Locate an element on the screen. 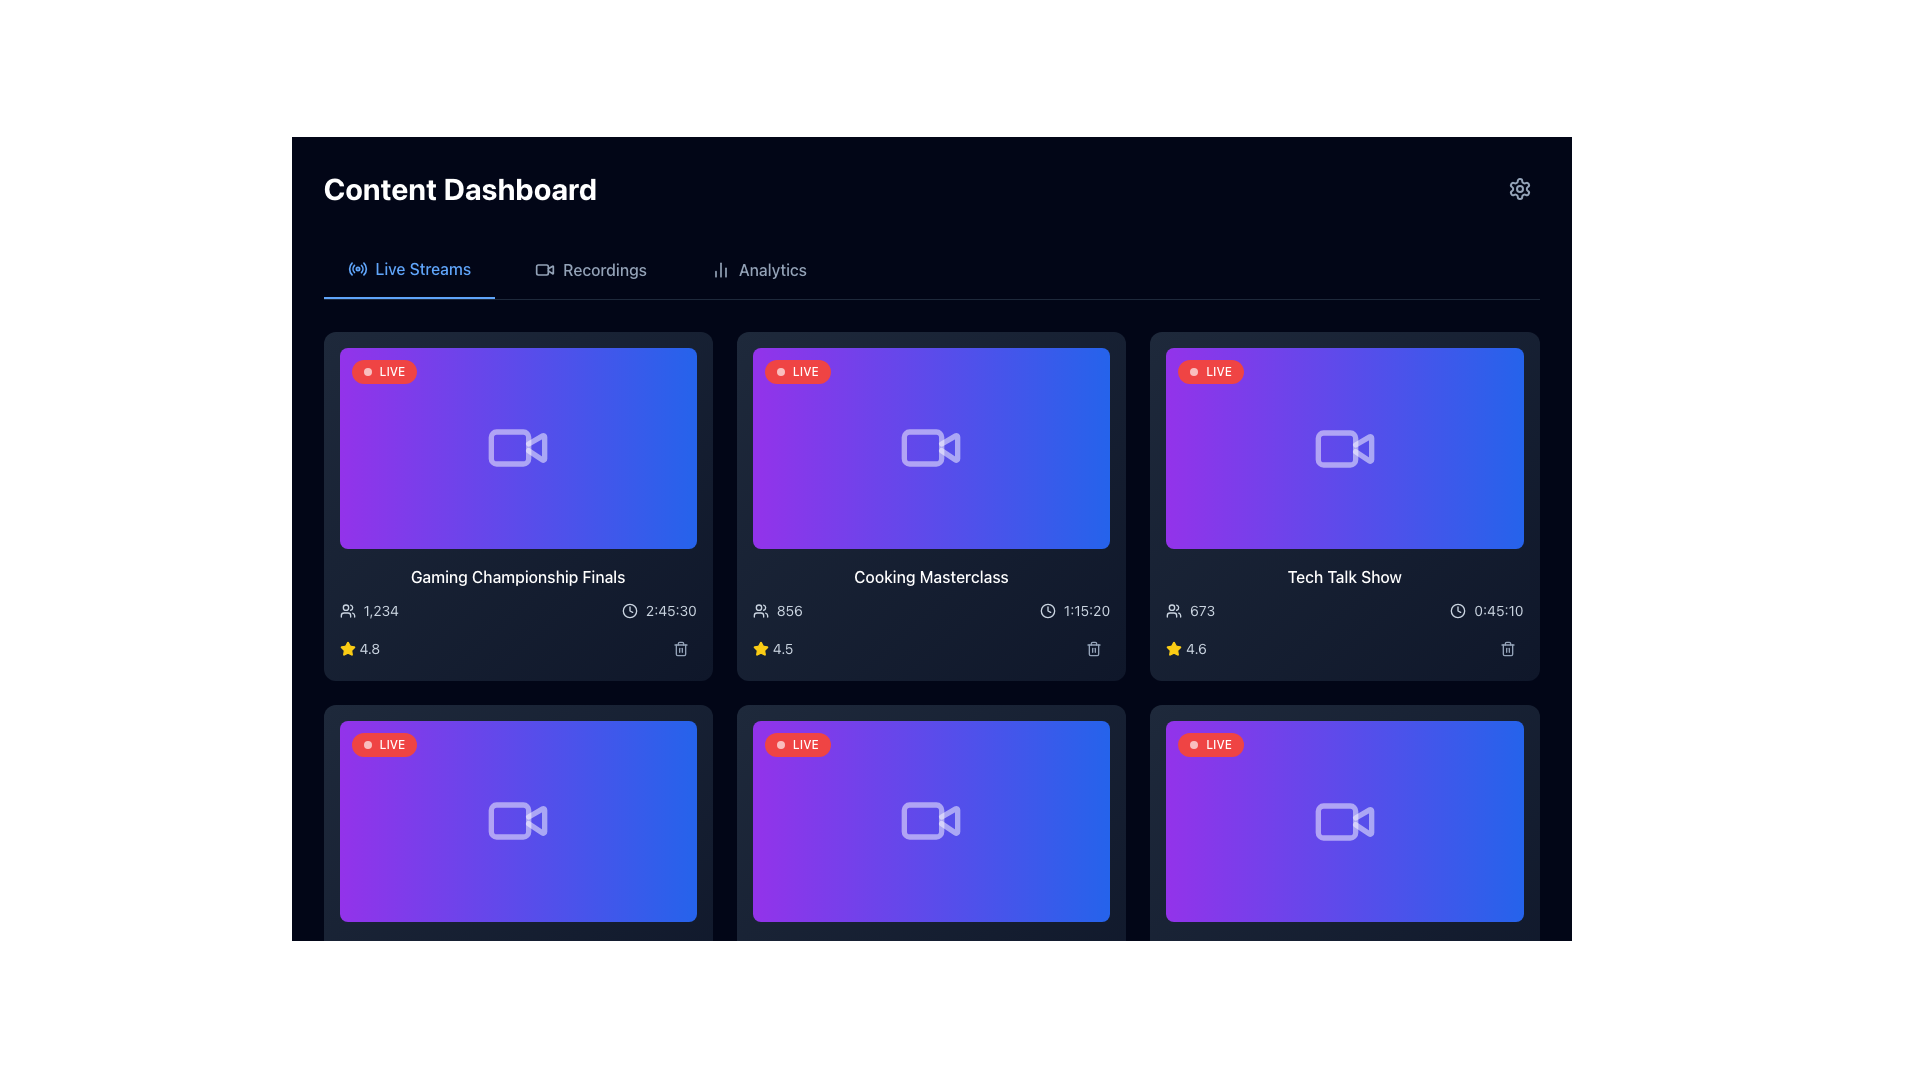 The image size is (1920, 1080). the red pill-shaped label with the text 'LIVE' in bold white style, located on a video thumbnail in the top-left corner of the dashboard is located at coordinates (1210, 744).